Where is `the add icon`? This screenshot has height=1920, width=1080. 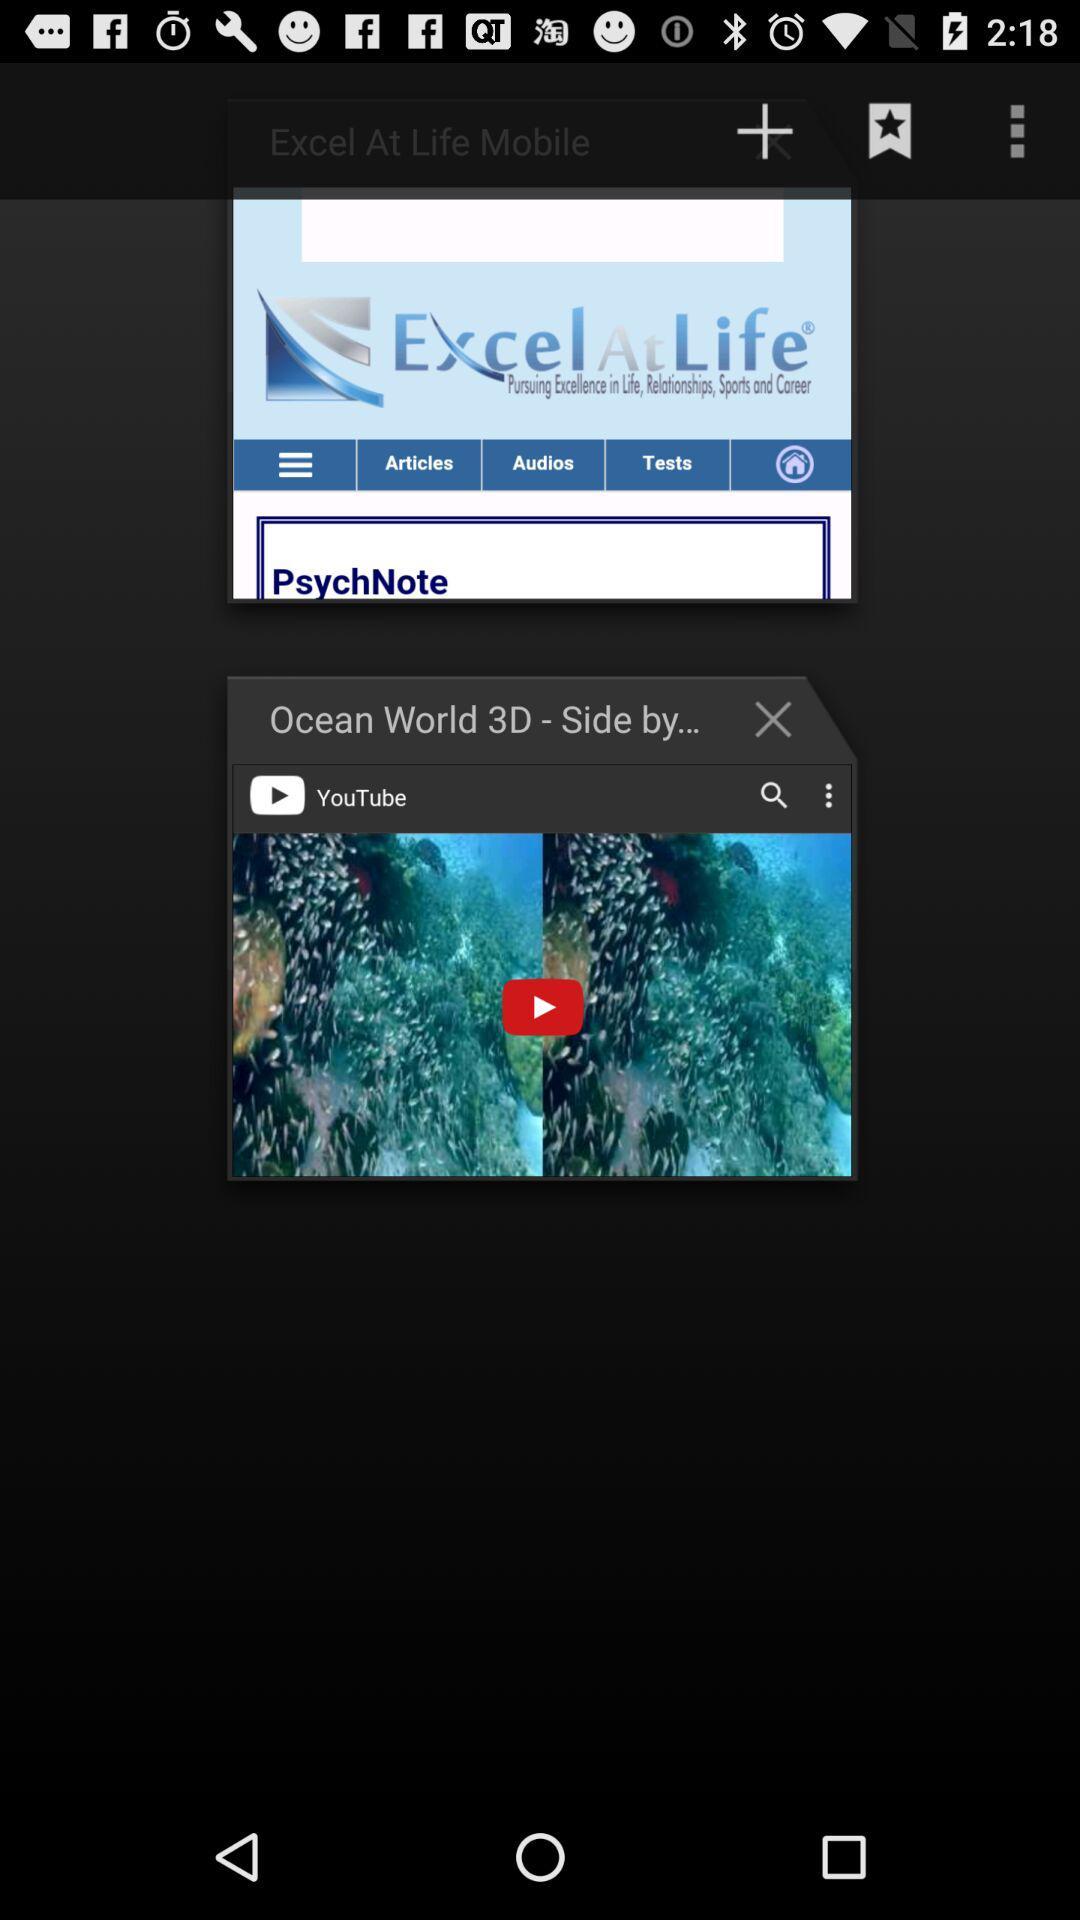
the add icon is located at coordinates (782, 149).